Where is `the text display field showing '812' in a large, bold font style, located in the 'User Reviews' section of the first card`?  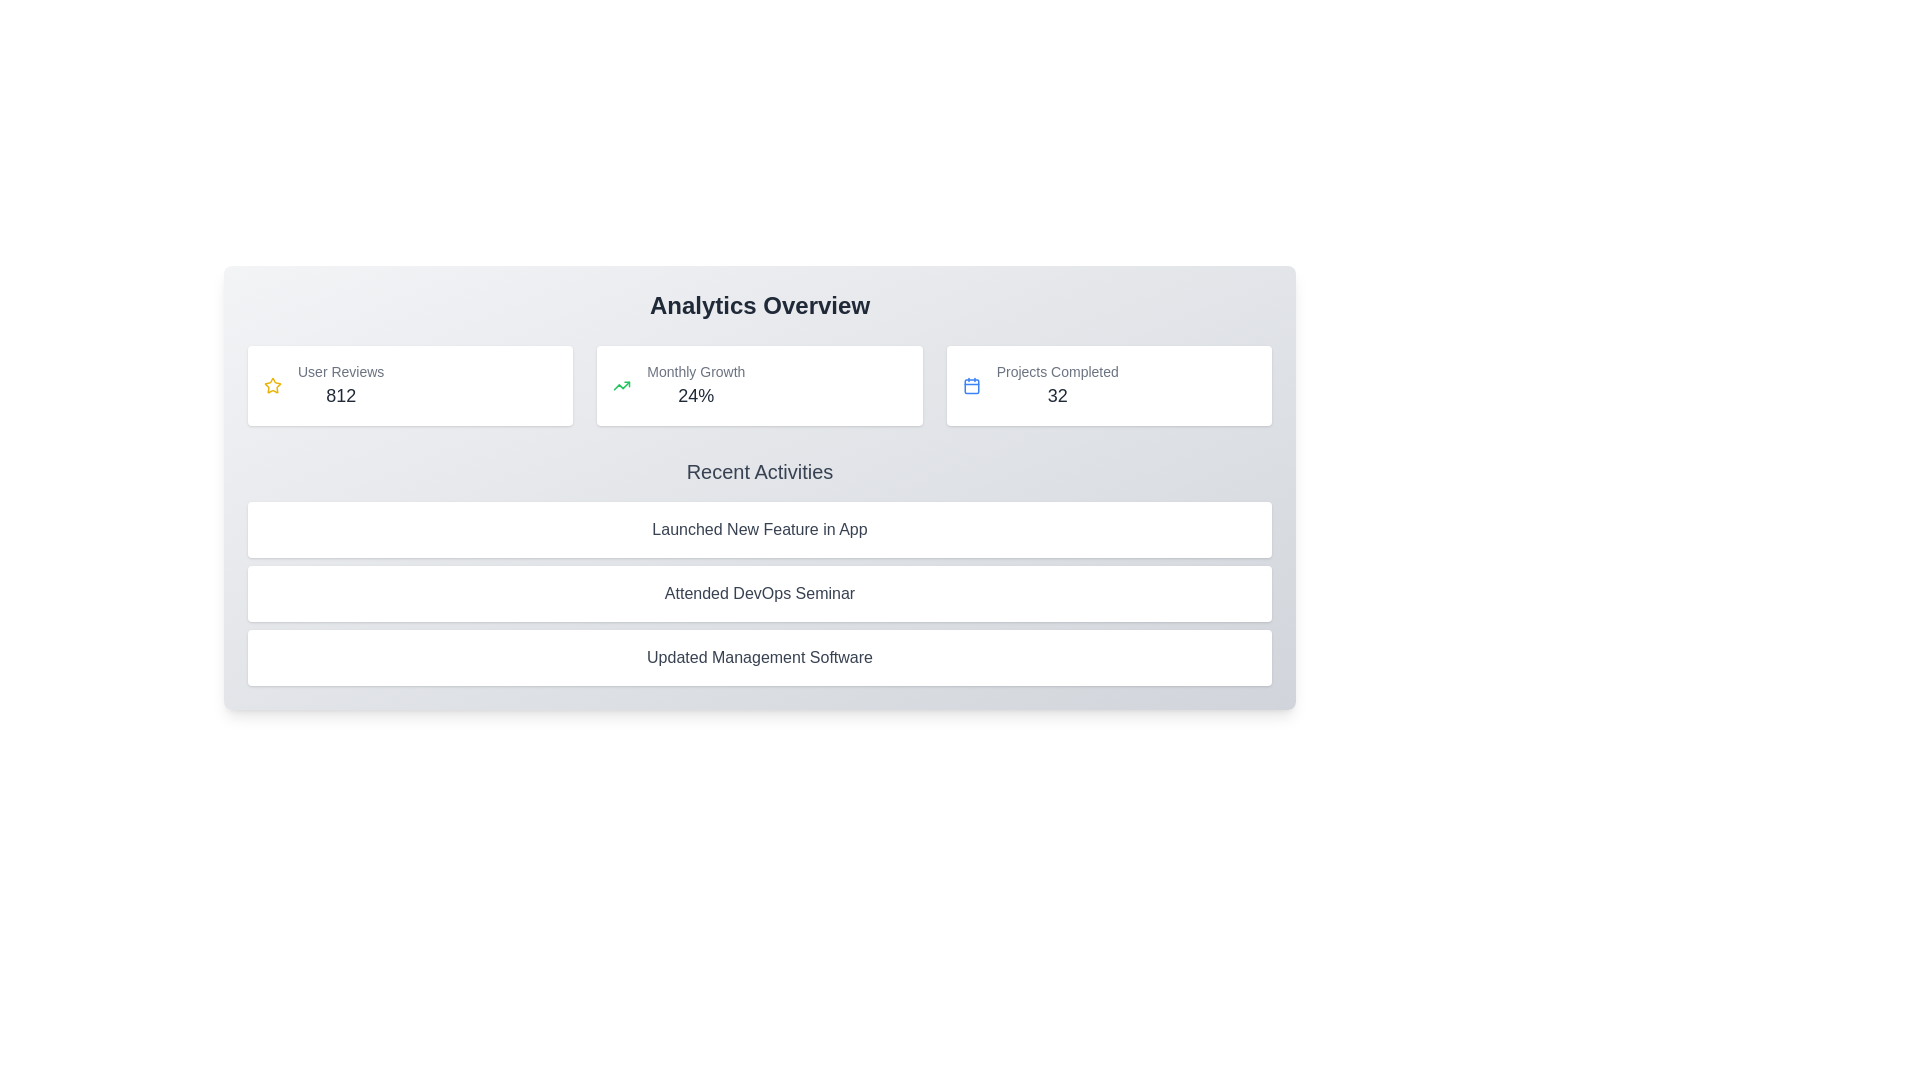 the text display field showing '812' in a large, bold font style, located in the 'User Reviews' section of the first card is located at coordinates (341, 396).